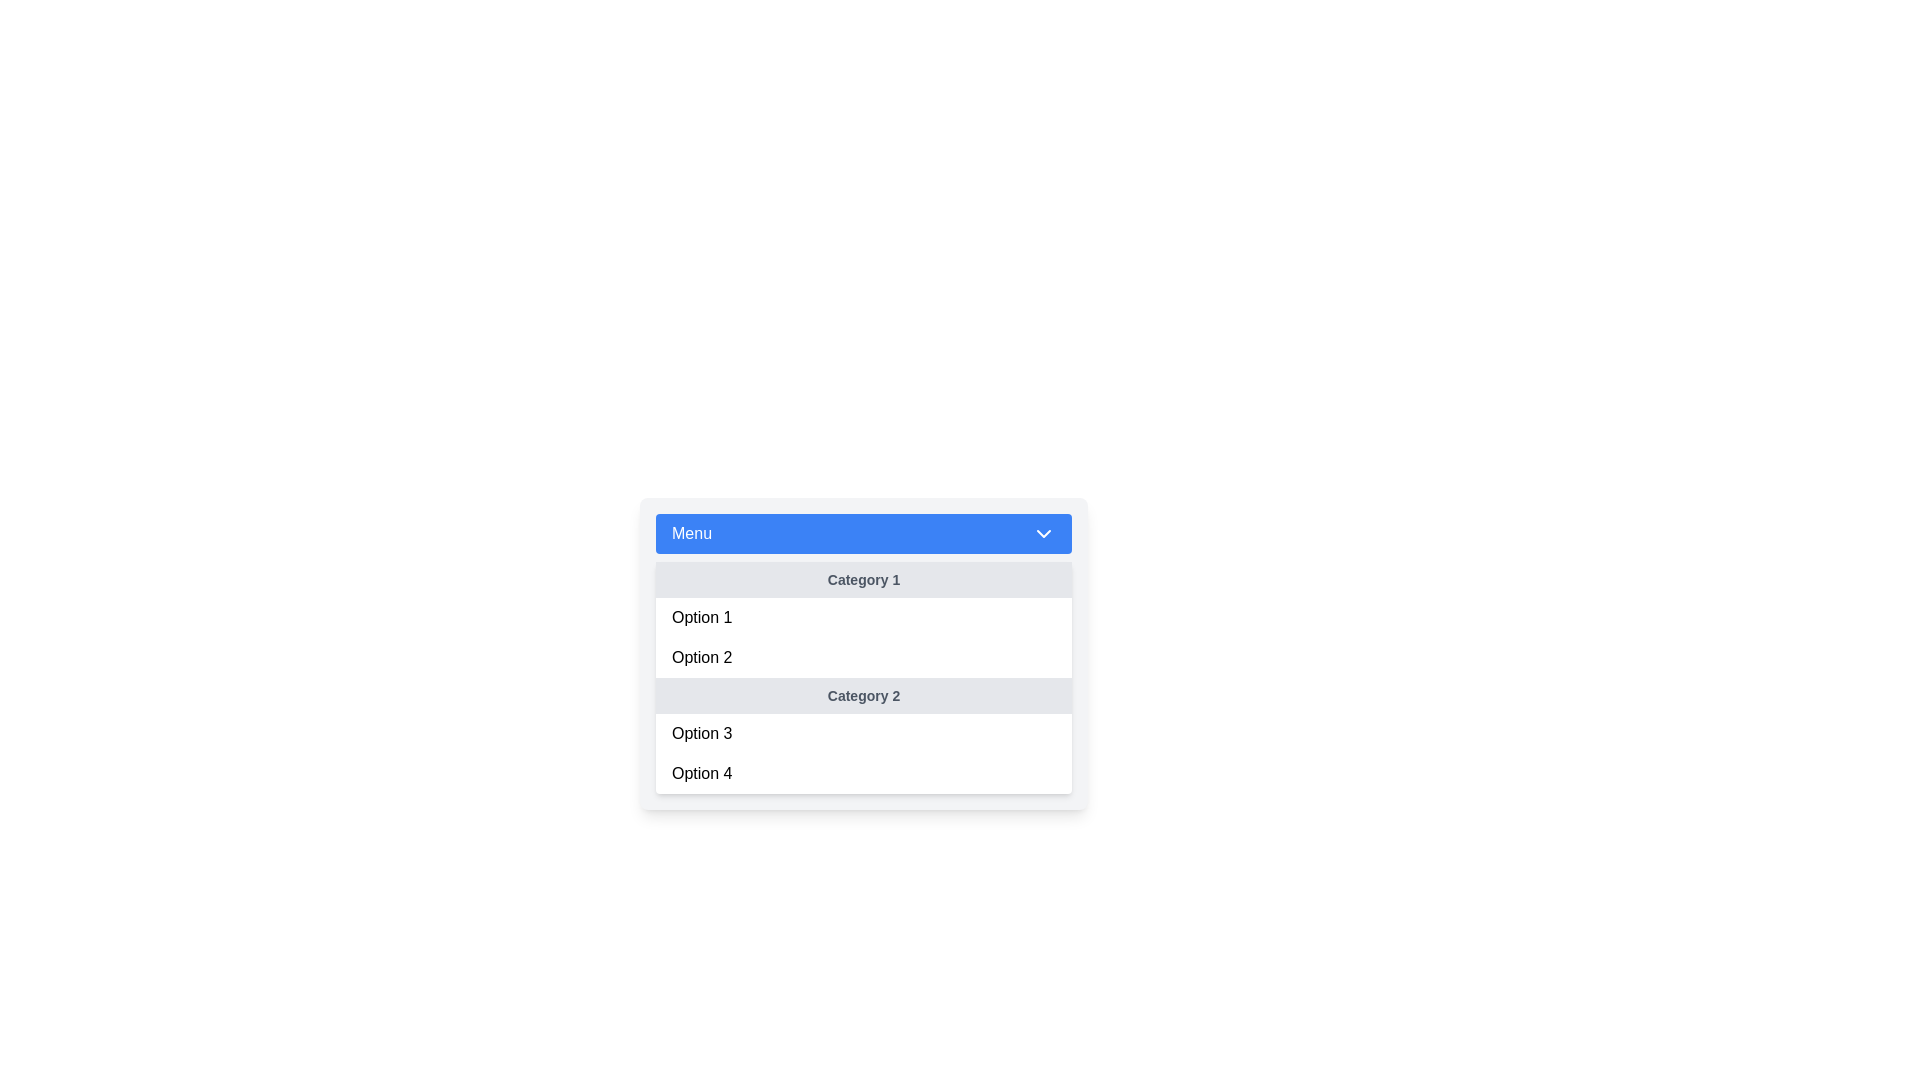 Image resolution: width=1920 pixels, height=1080 pixels. Describe the element at coordinates (864, 616) in the screenshot. I see `the first clickable option in the dropdown menu under 'Category 1'` at that location.